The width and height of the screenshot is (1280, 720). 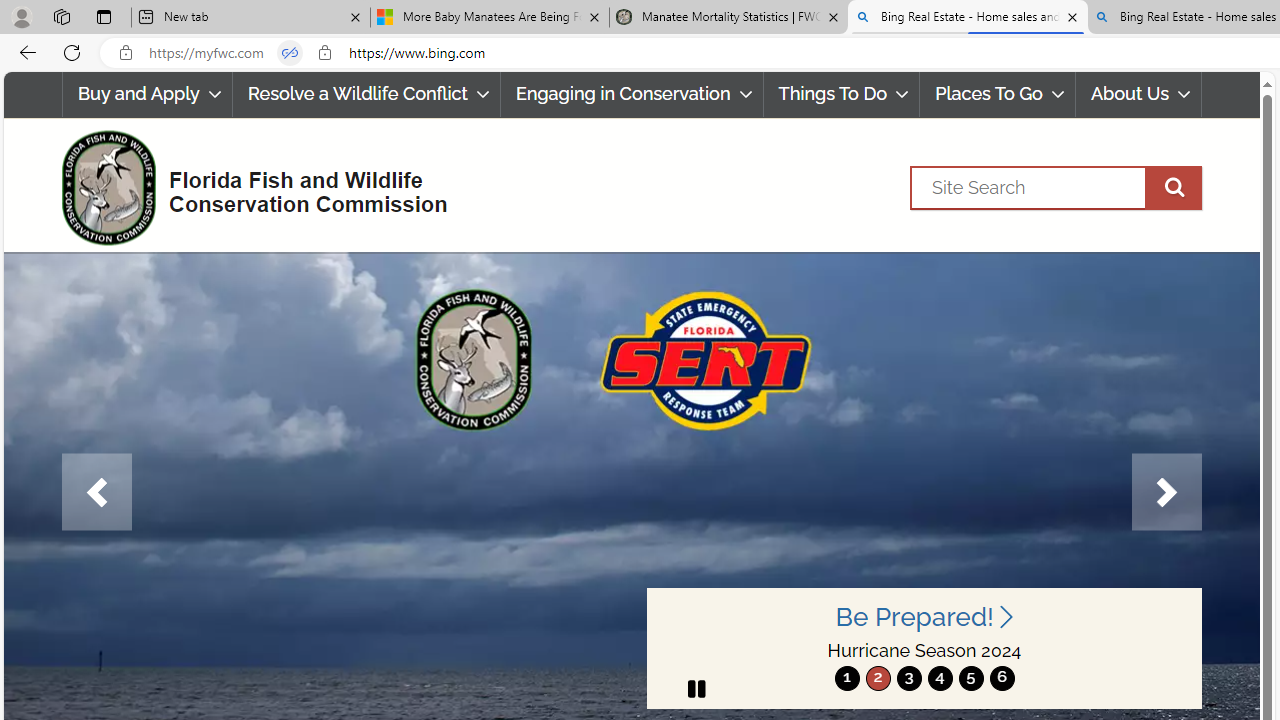 What do you see at coordinates (245, 185) in the screenshot?
I see `'FWC Logo Florida Fish and Wildlife Conservation Commission'` at bounding box center [245, 185].